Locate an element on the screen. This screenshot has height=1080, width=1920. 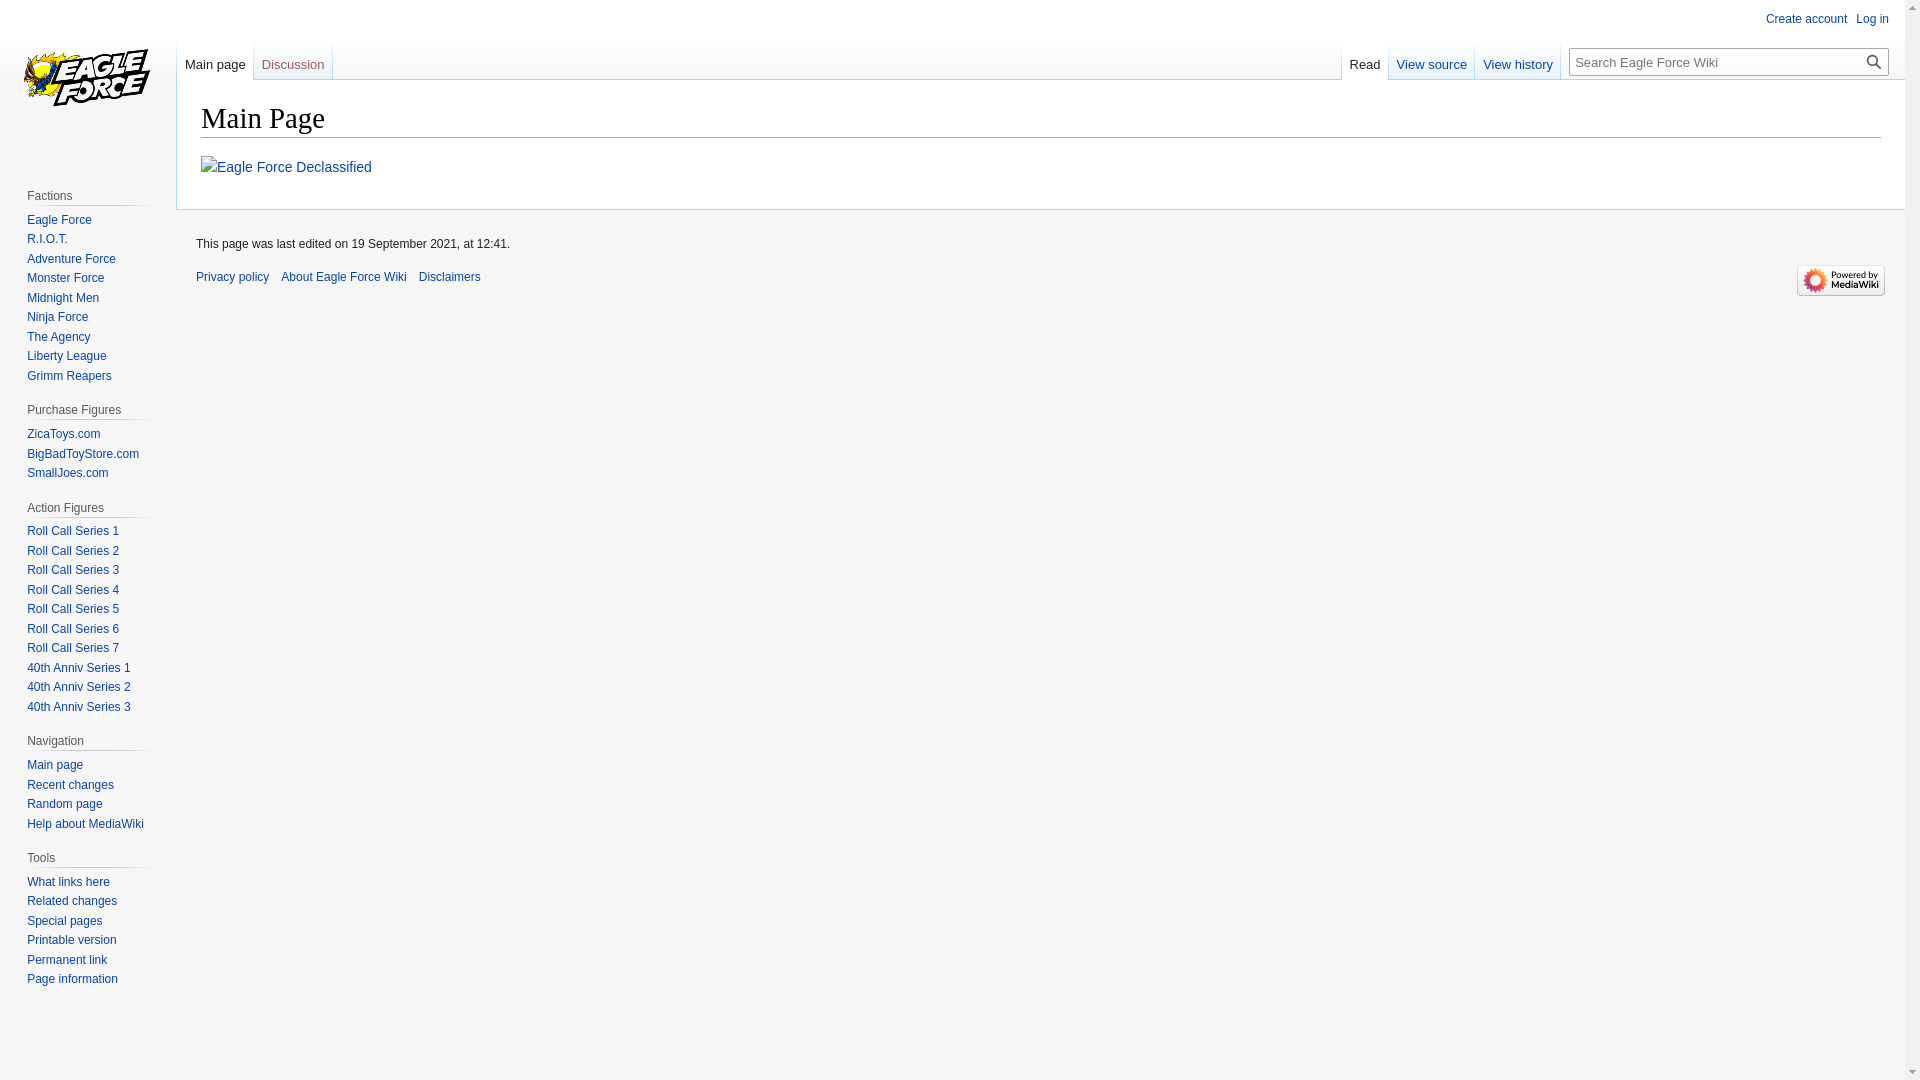
'The Agency' is located at coordinates (58, 335).